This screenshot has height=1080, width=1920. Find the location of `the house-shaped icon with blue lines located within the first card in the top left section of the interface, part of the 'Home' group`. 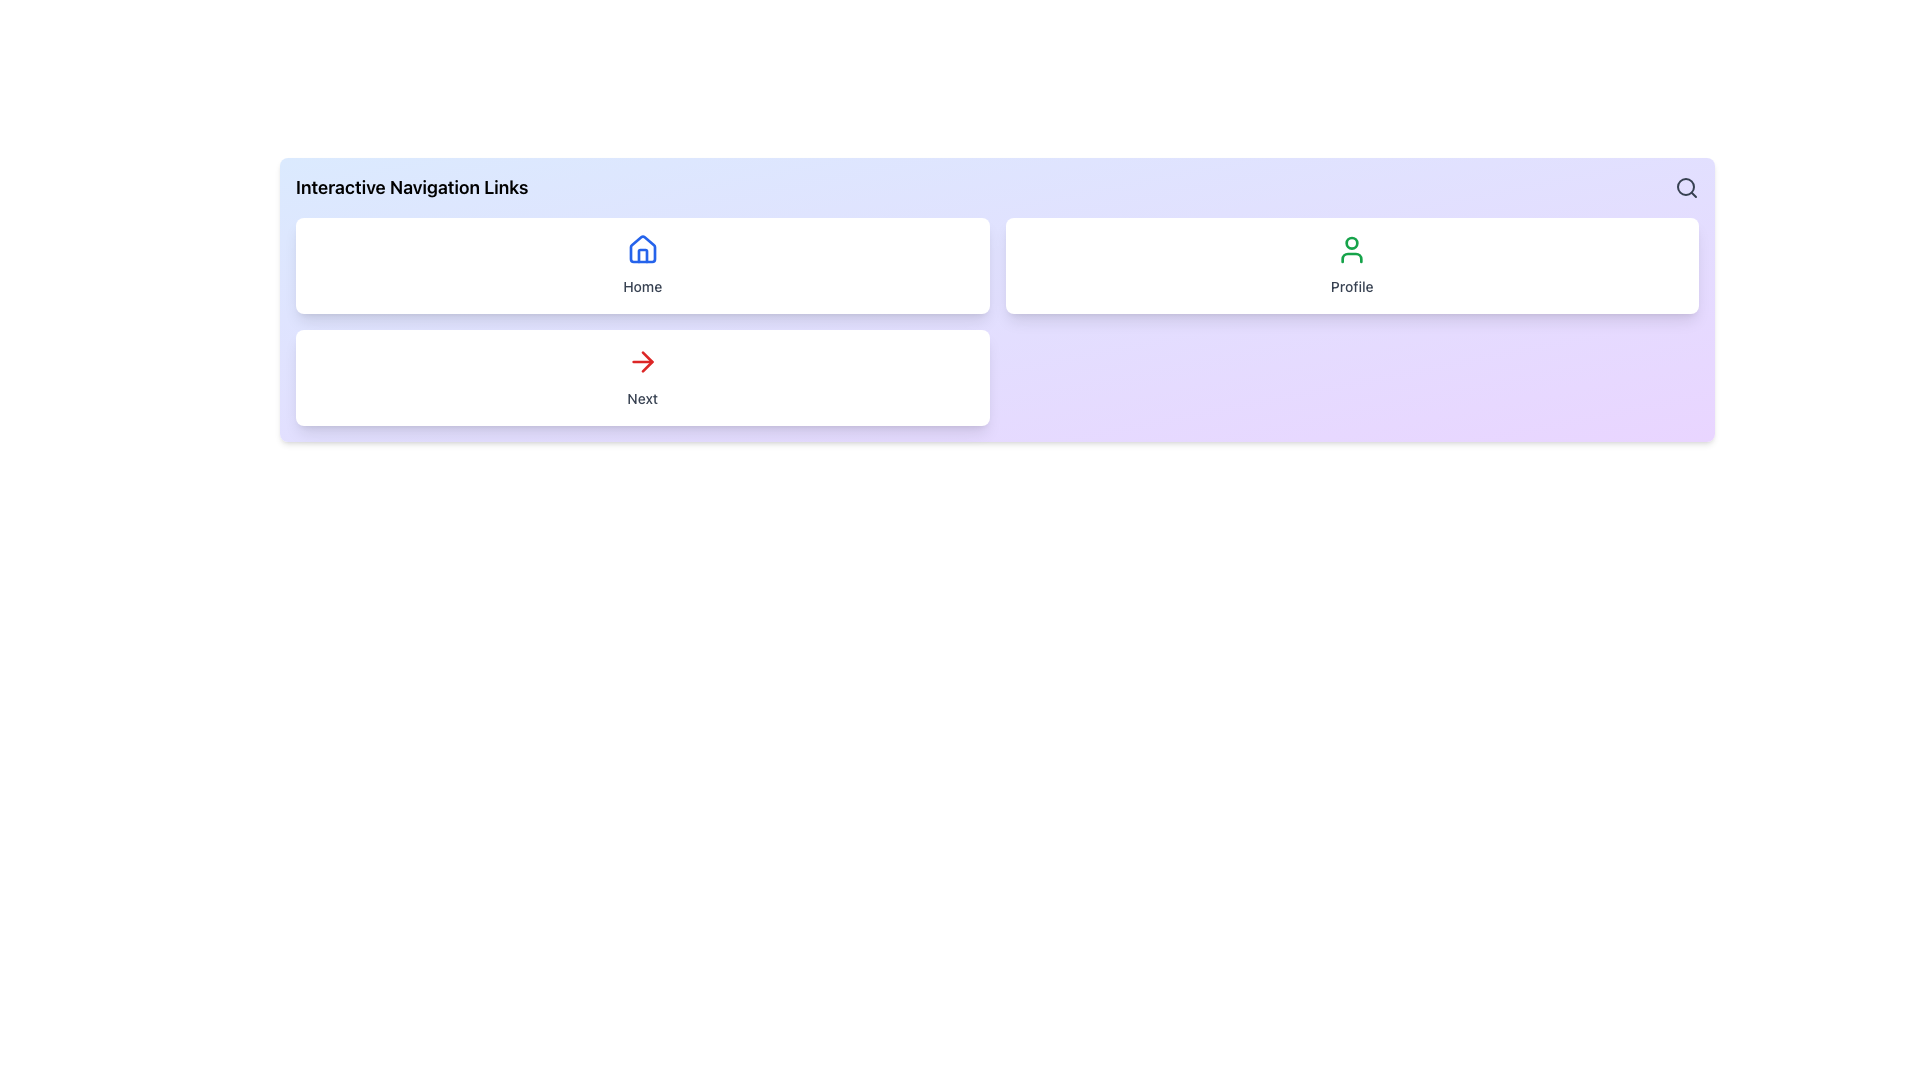

the house-shaped icon with blue lines located within the first card in the top left section of the interface, part of the 'Home' group is located at coordinates (642, 248).